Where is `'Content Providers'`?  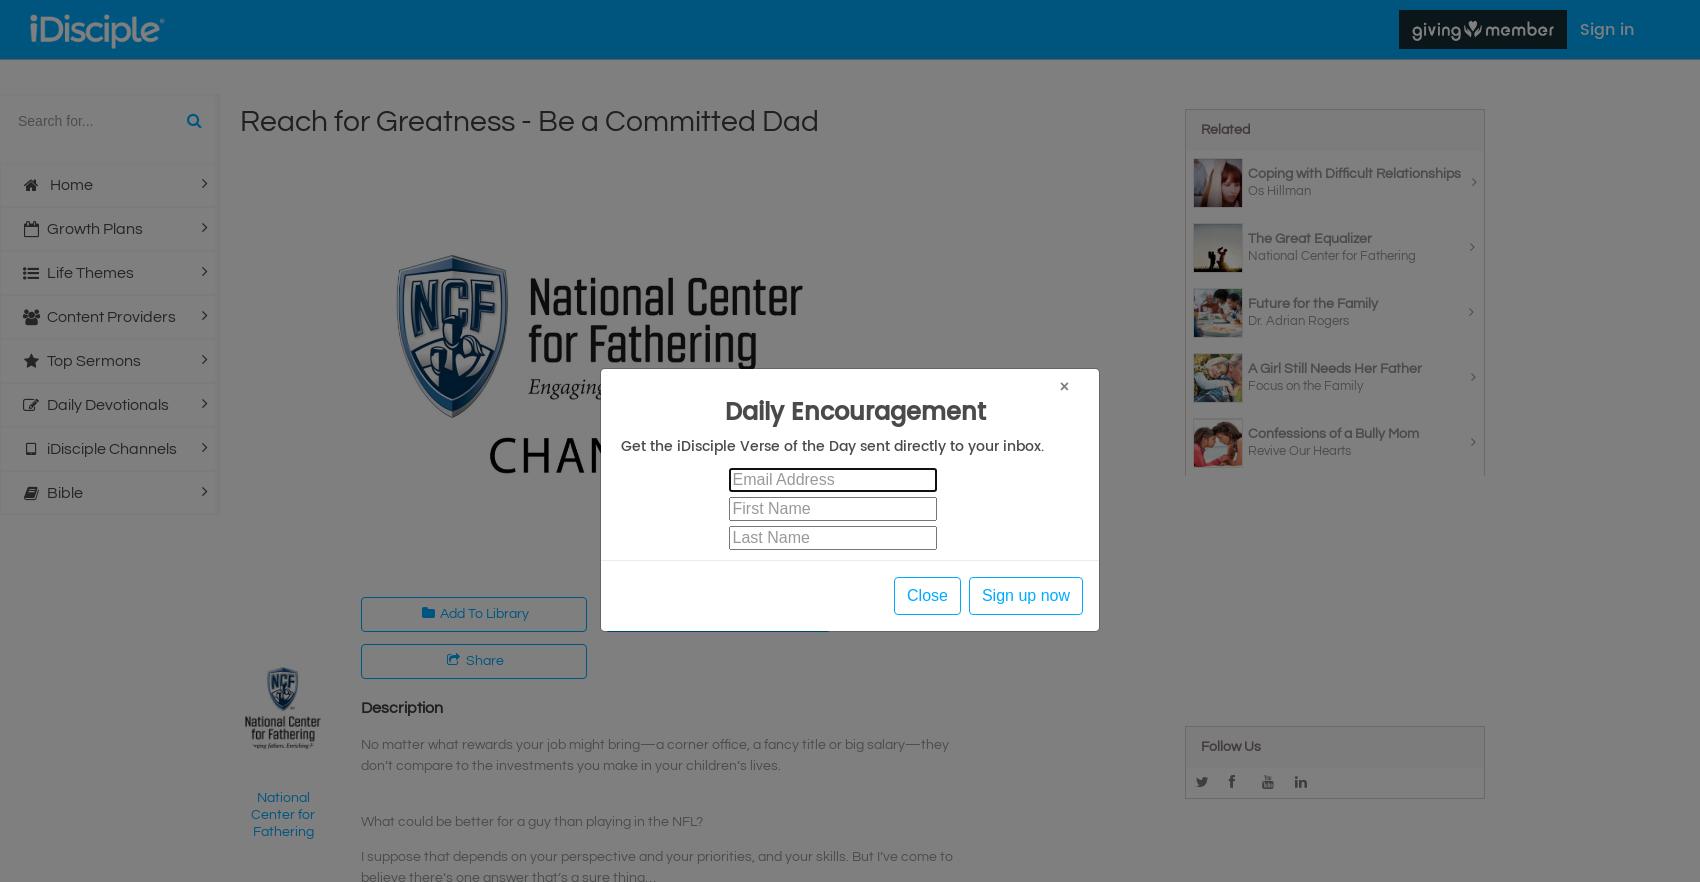
'Content Providers' is located at coordinates (109, 316).